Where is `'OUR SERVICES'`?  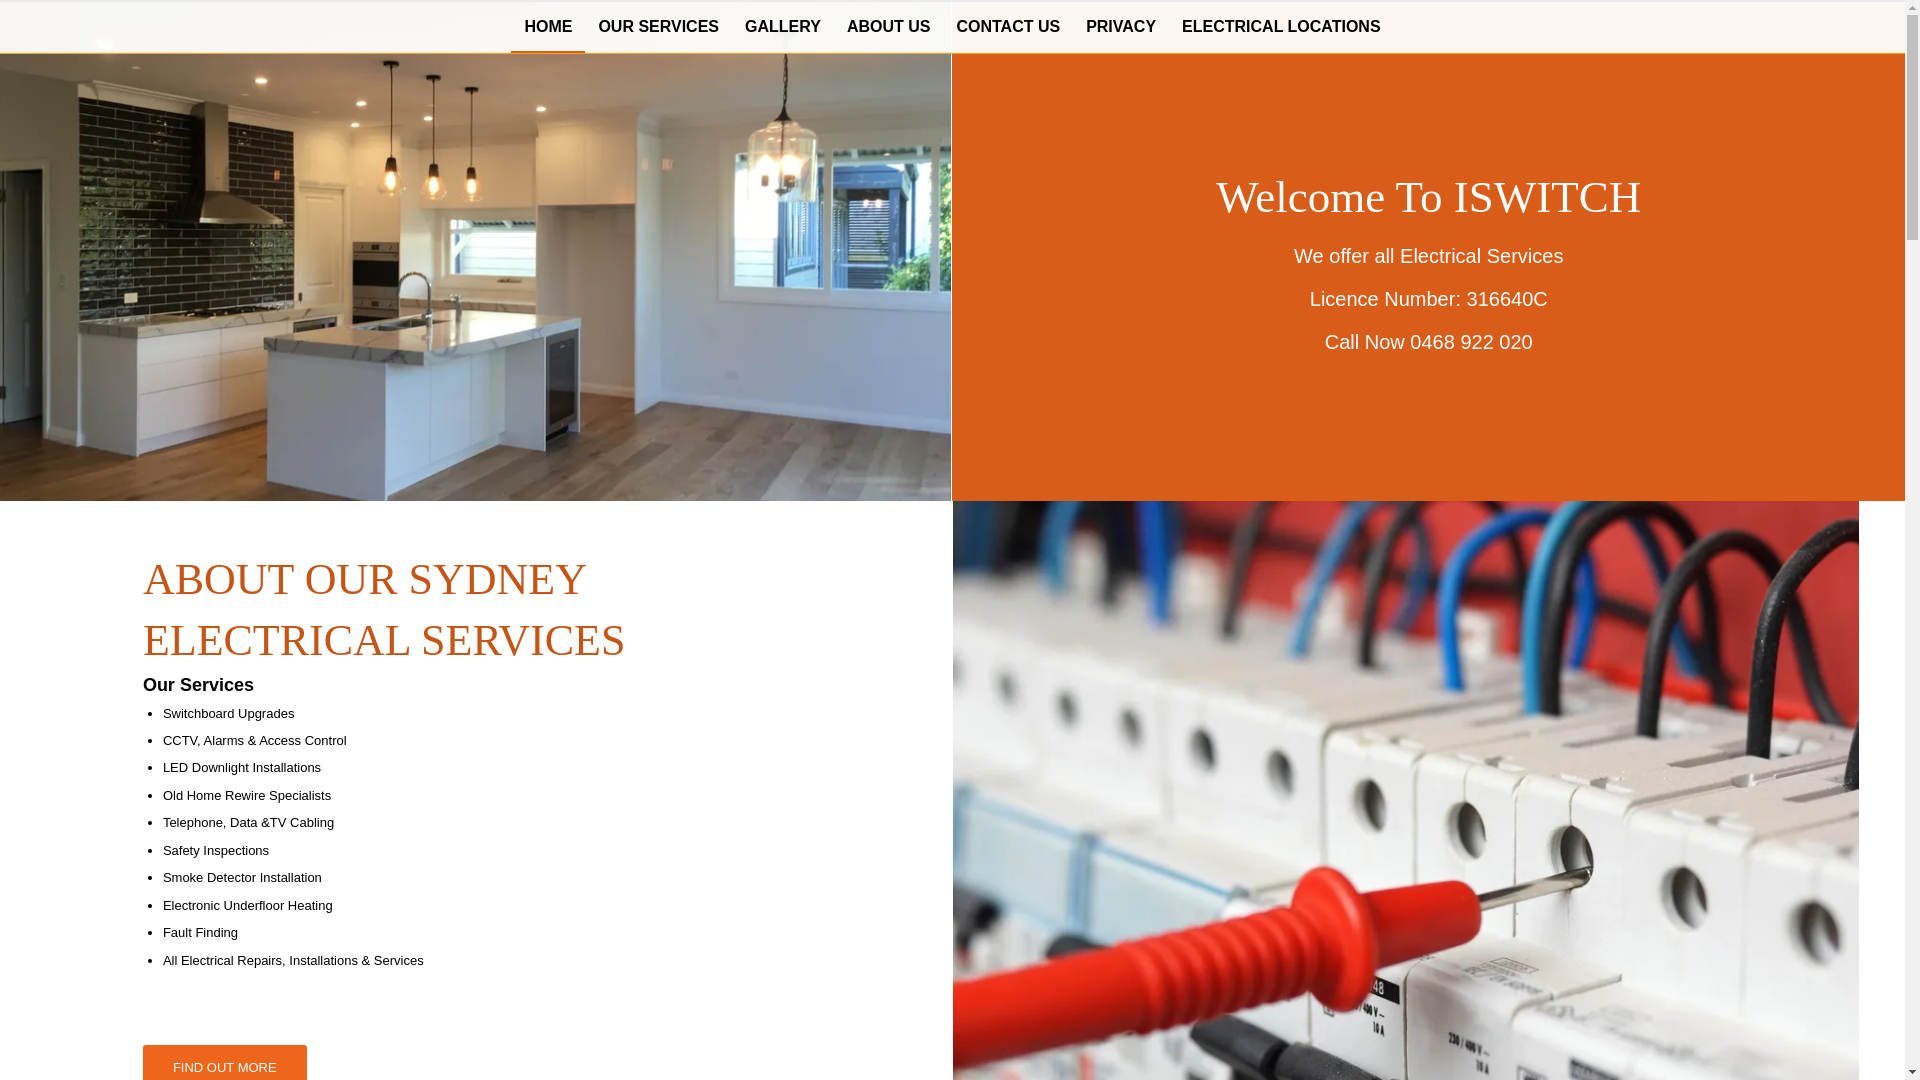
'OUR SERVICES' is located at coordinates (658, 27).